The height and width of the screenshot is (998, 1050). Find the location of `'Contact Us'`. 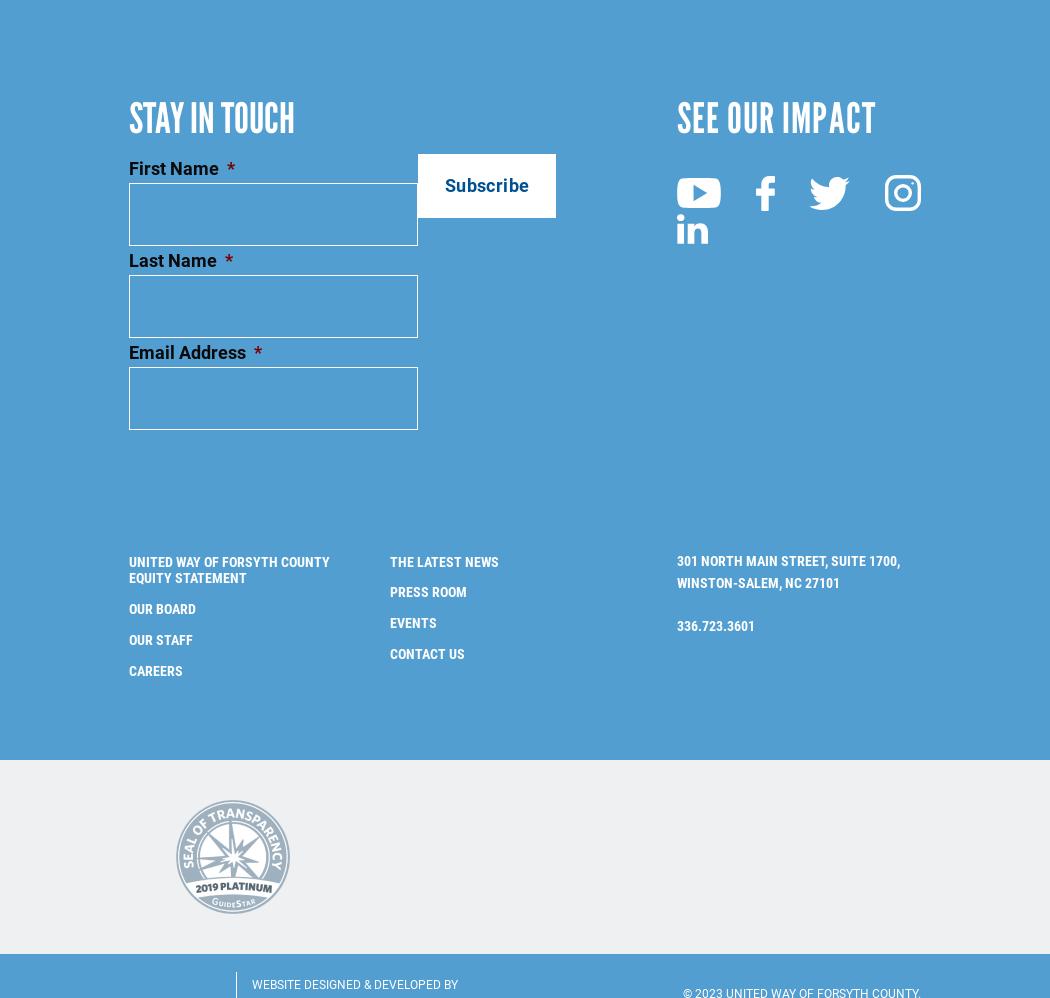

'Contact Us' is located at coordinates (425, 620).